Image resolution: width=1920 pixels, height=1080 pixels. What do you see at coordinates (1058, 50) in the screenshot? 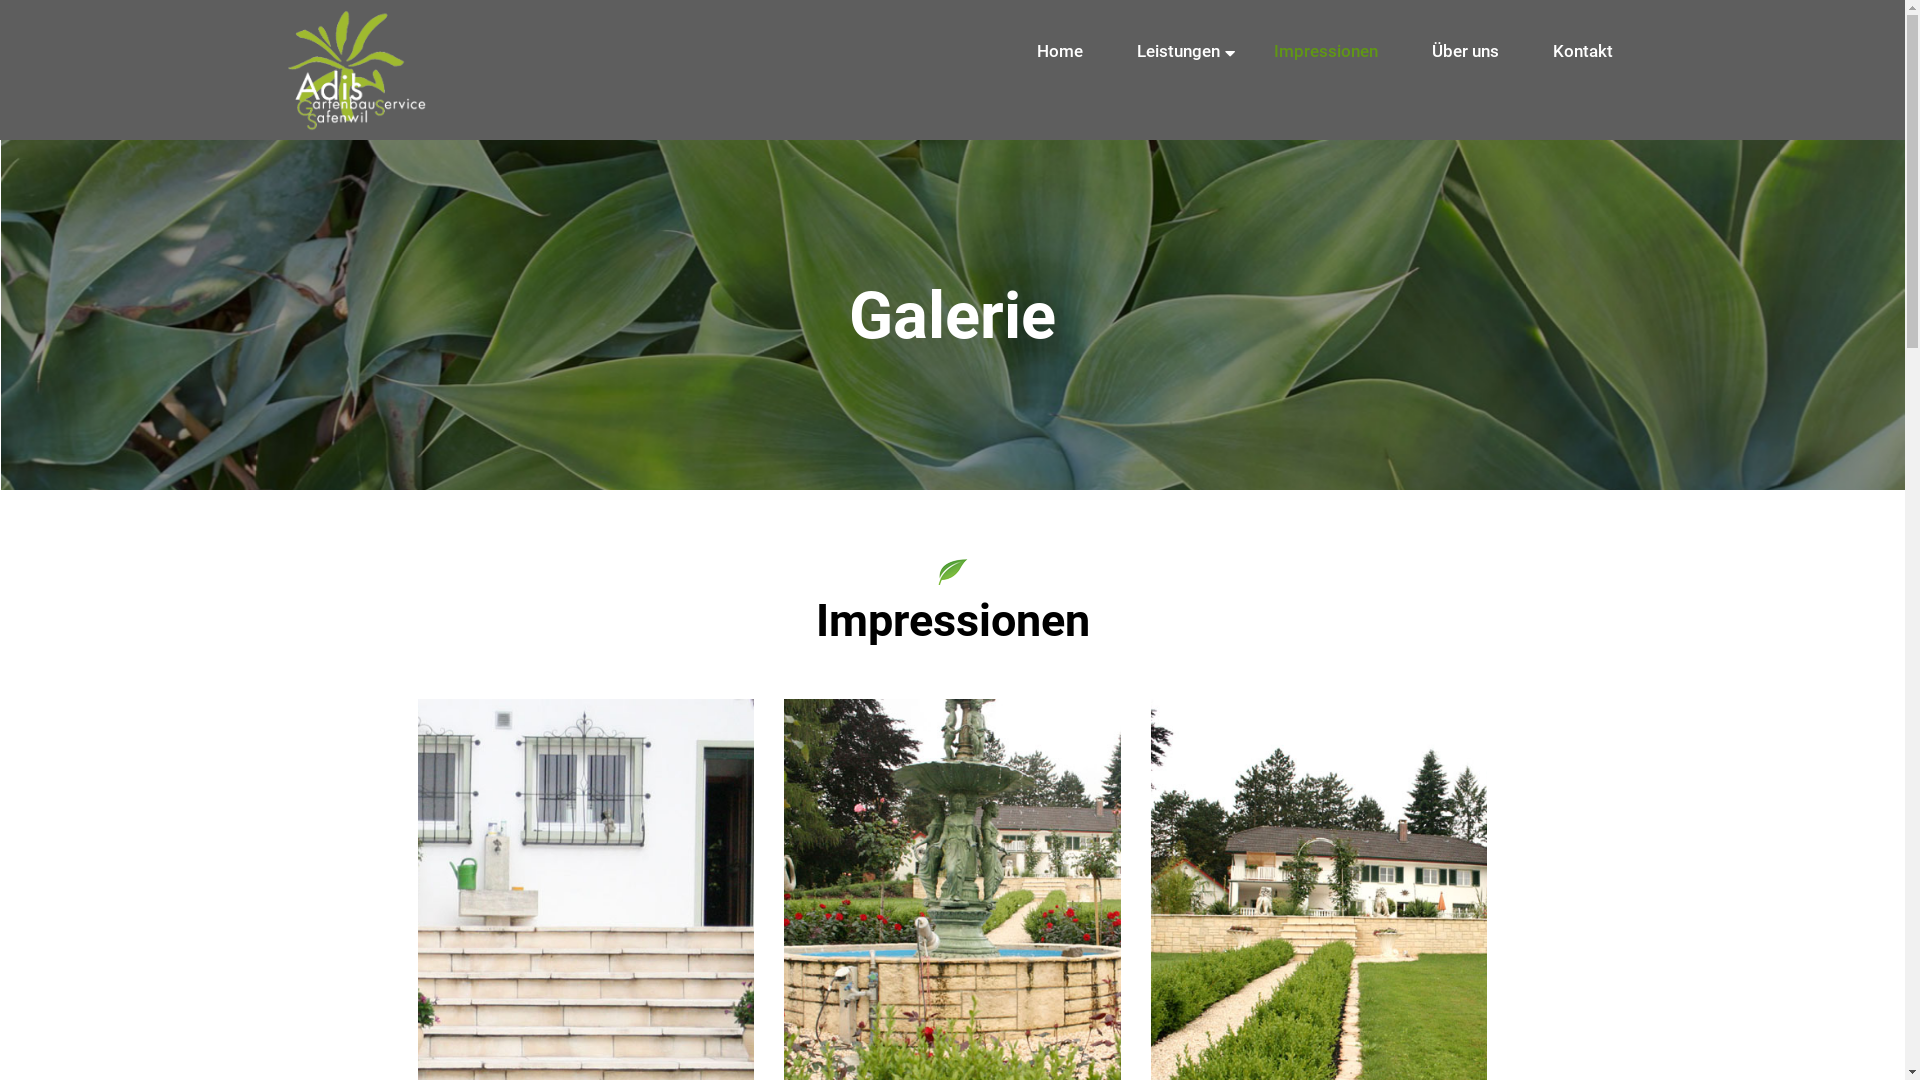
I see `'Home'` at bounding box center [1058, 50].